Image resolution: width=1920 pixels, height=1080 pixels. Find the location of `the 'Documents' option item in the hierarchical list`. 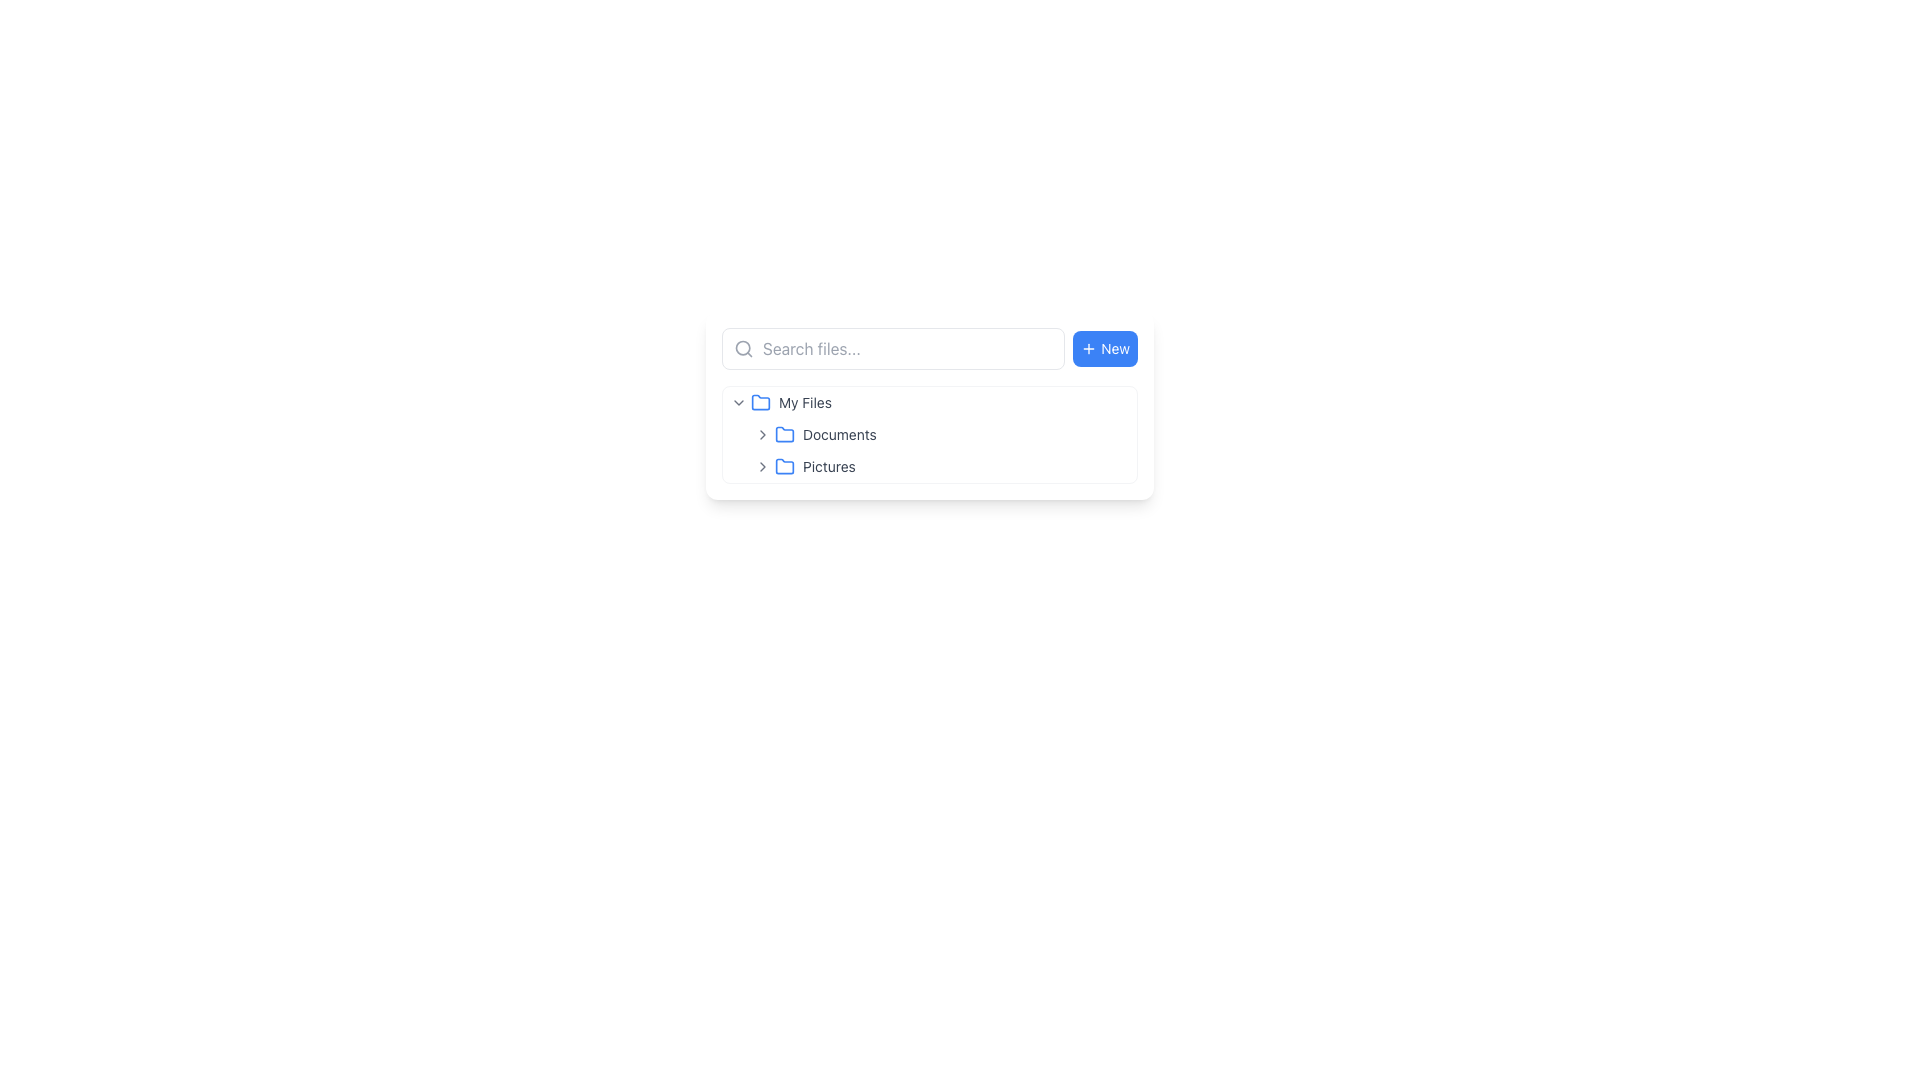

the 'Documents' option item in the hierarchical list is located at coordinates (929, 434).